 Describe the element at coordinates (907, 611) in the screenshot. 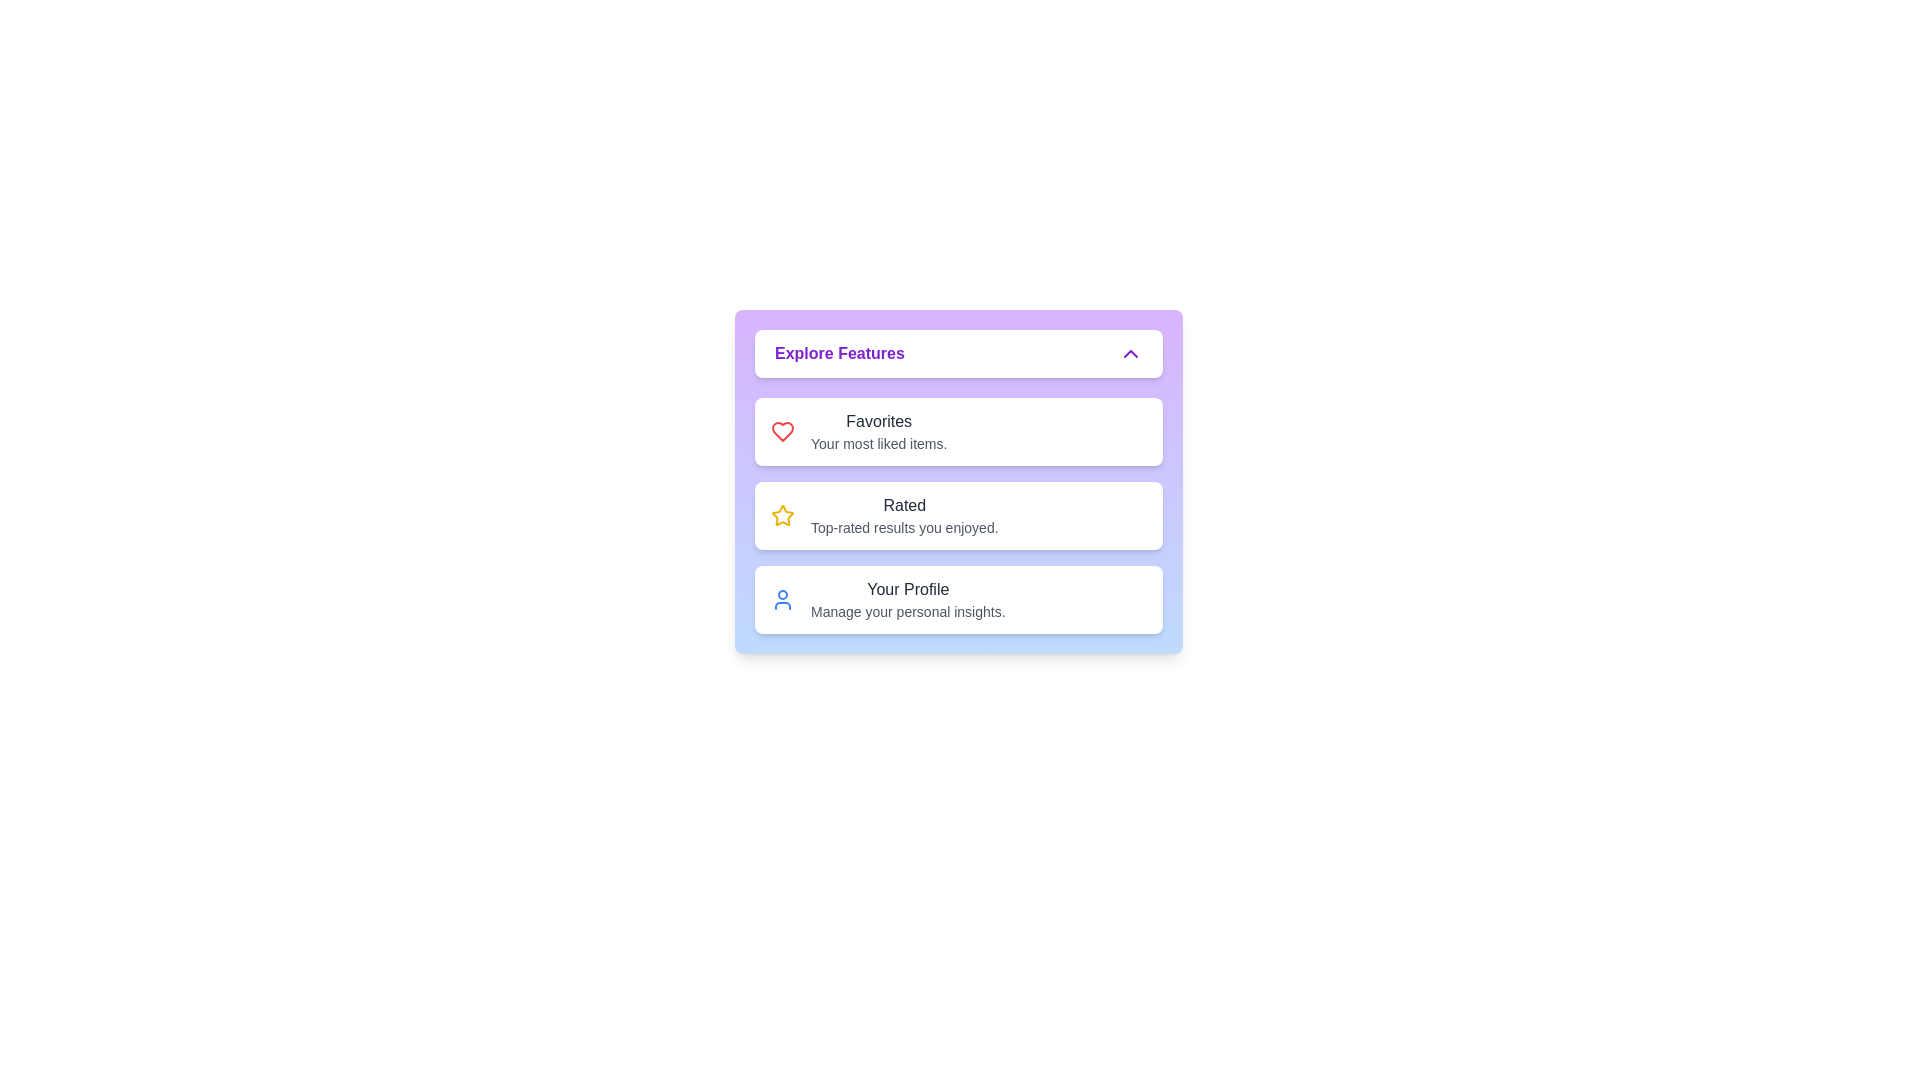

I see `the descriptive text element located directly below the 'Your Profile' label in the user options panel to provide additional context about the section` at that location.